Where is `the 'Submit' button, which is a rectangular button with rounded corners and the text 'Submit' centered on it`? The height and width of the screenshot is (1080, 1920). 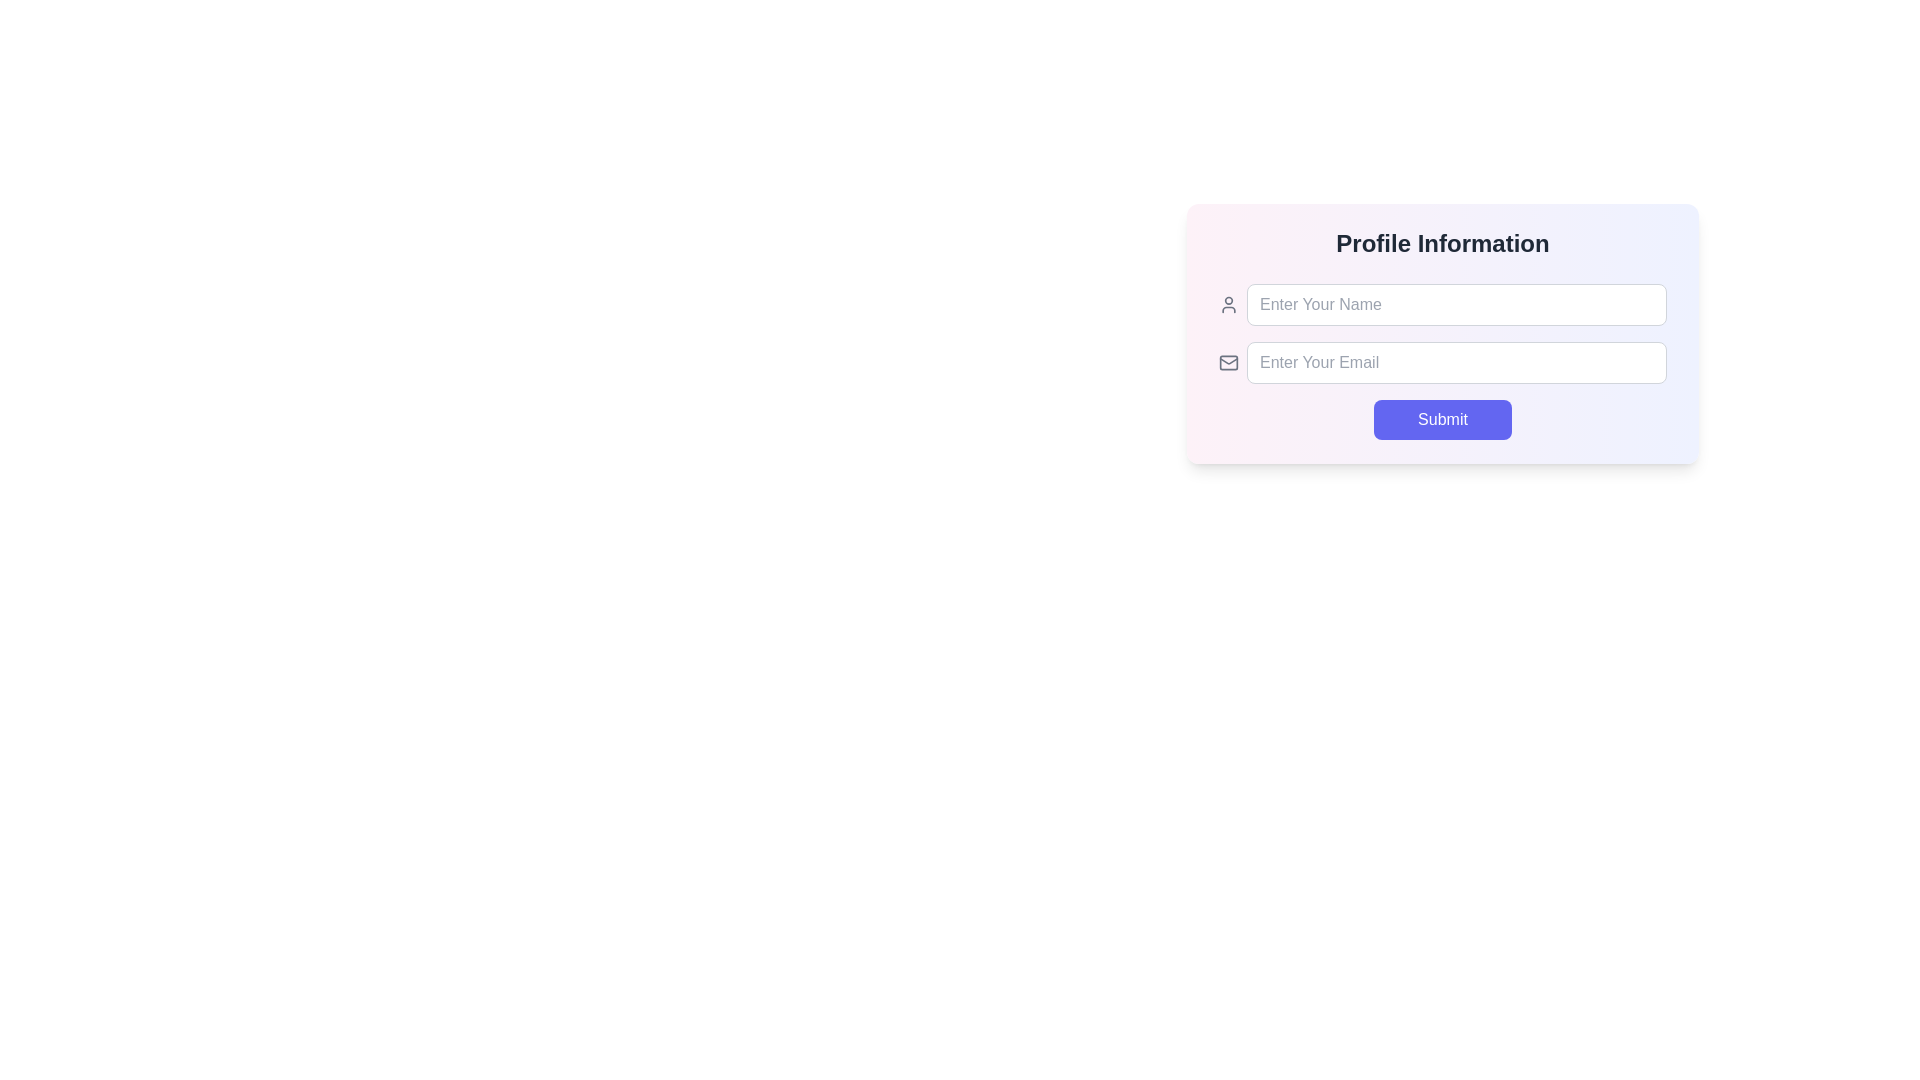 the 'Submit' button, which is a rectangular button with rounded corners and the text 'Submit' centered on it is located at coordinates (1443, 419).